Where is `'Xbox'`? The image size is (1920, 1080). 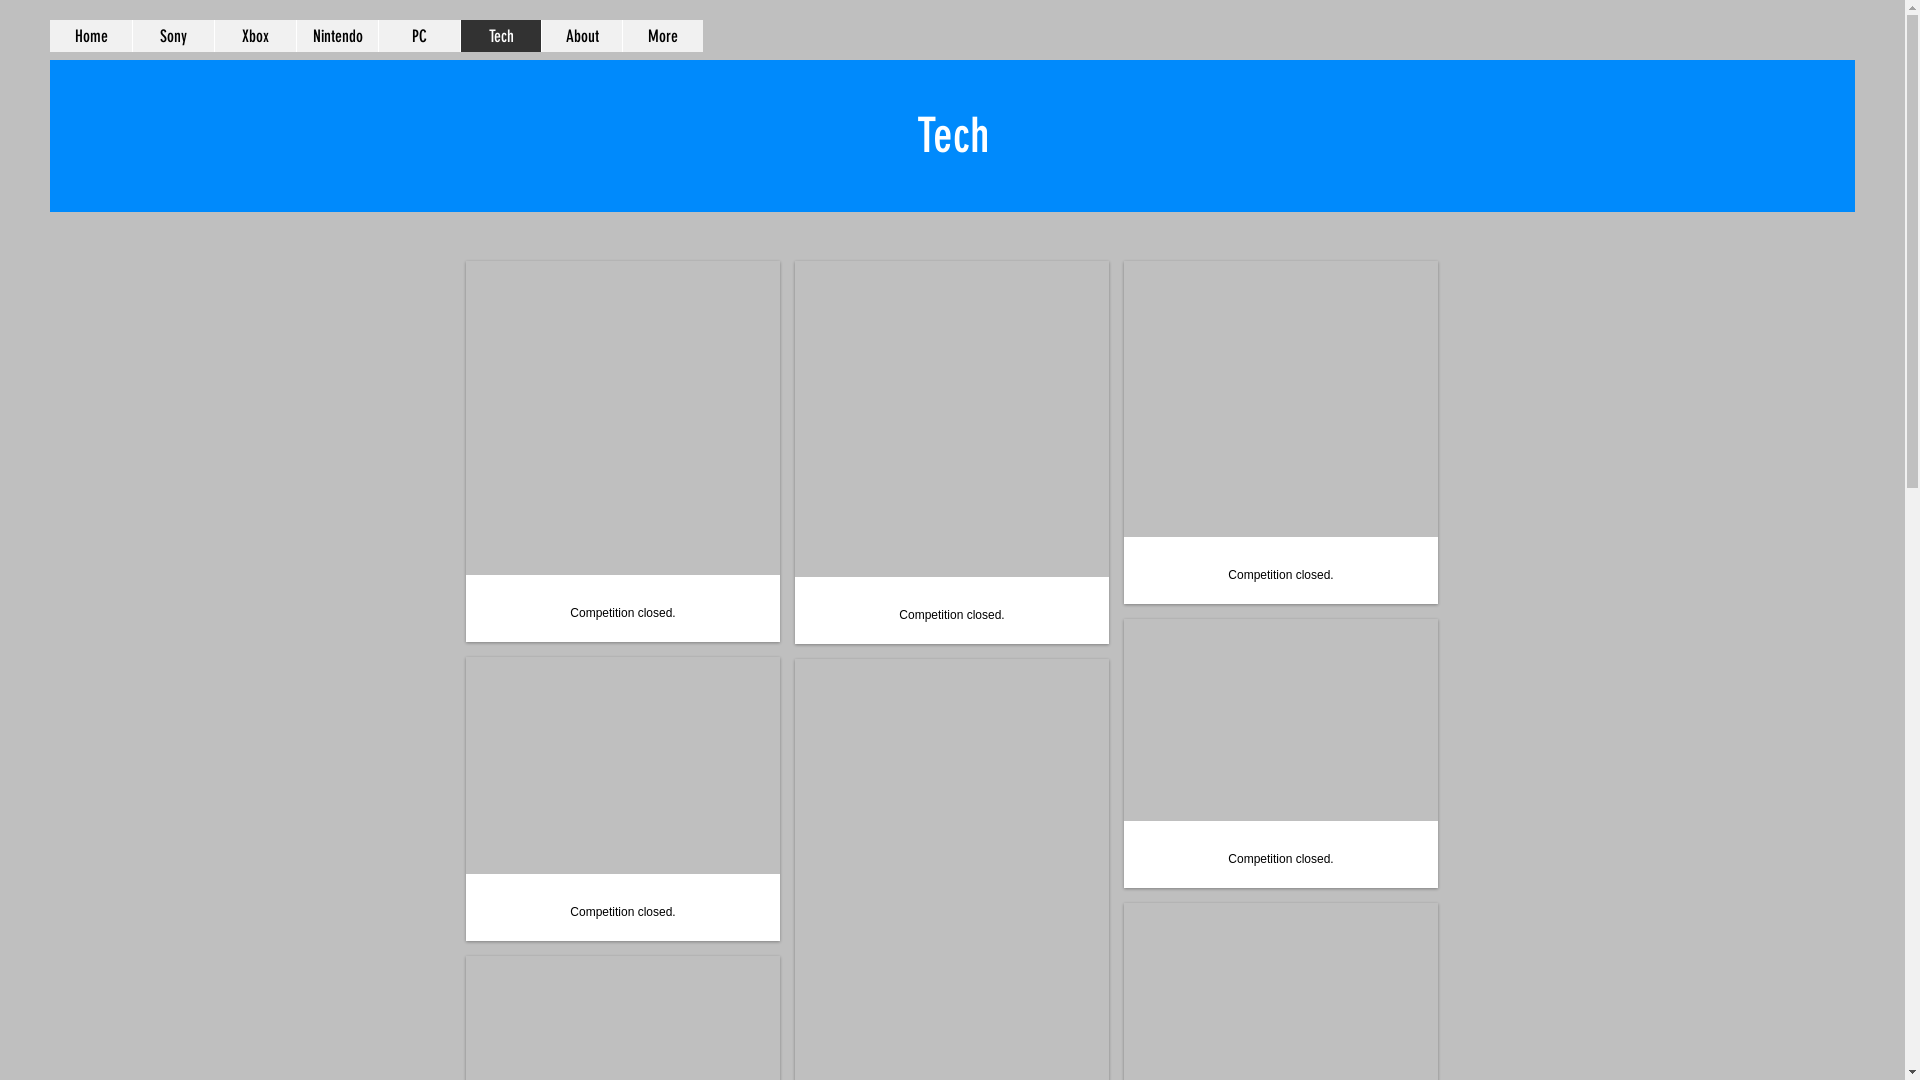
'Xbox' is located at coordinates (253, 35).